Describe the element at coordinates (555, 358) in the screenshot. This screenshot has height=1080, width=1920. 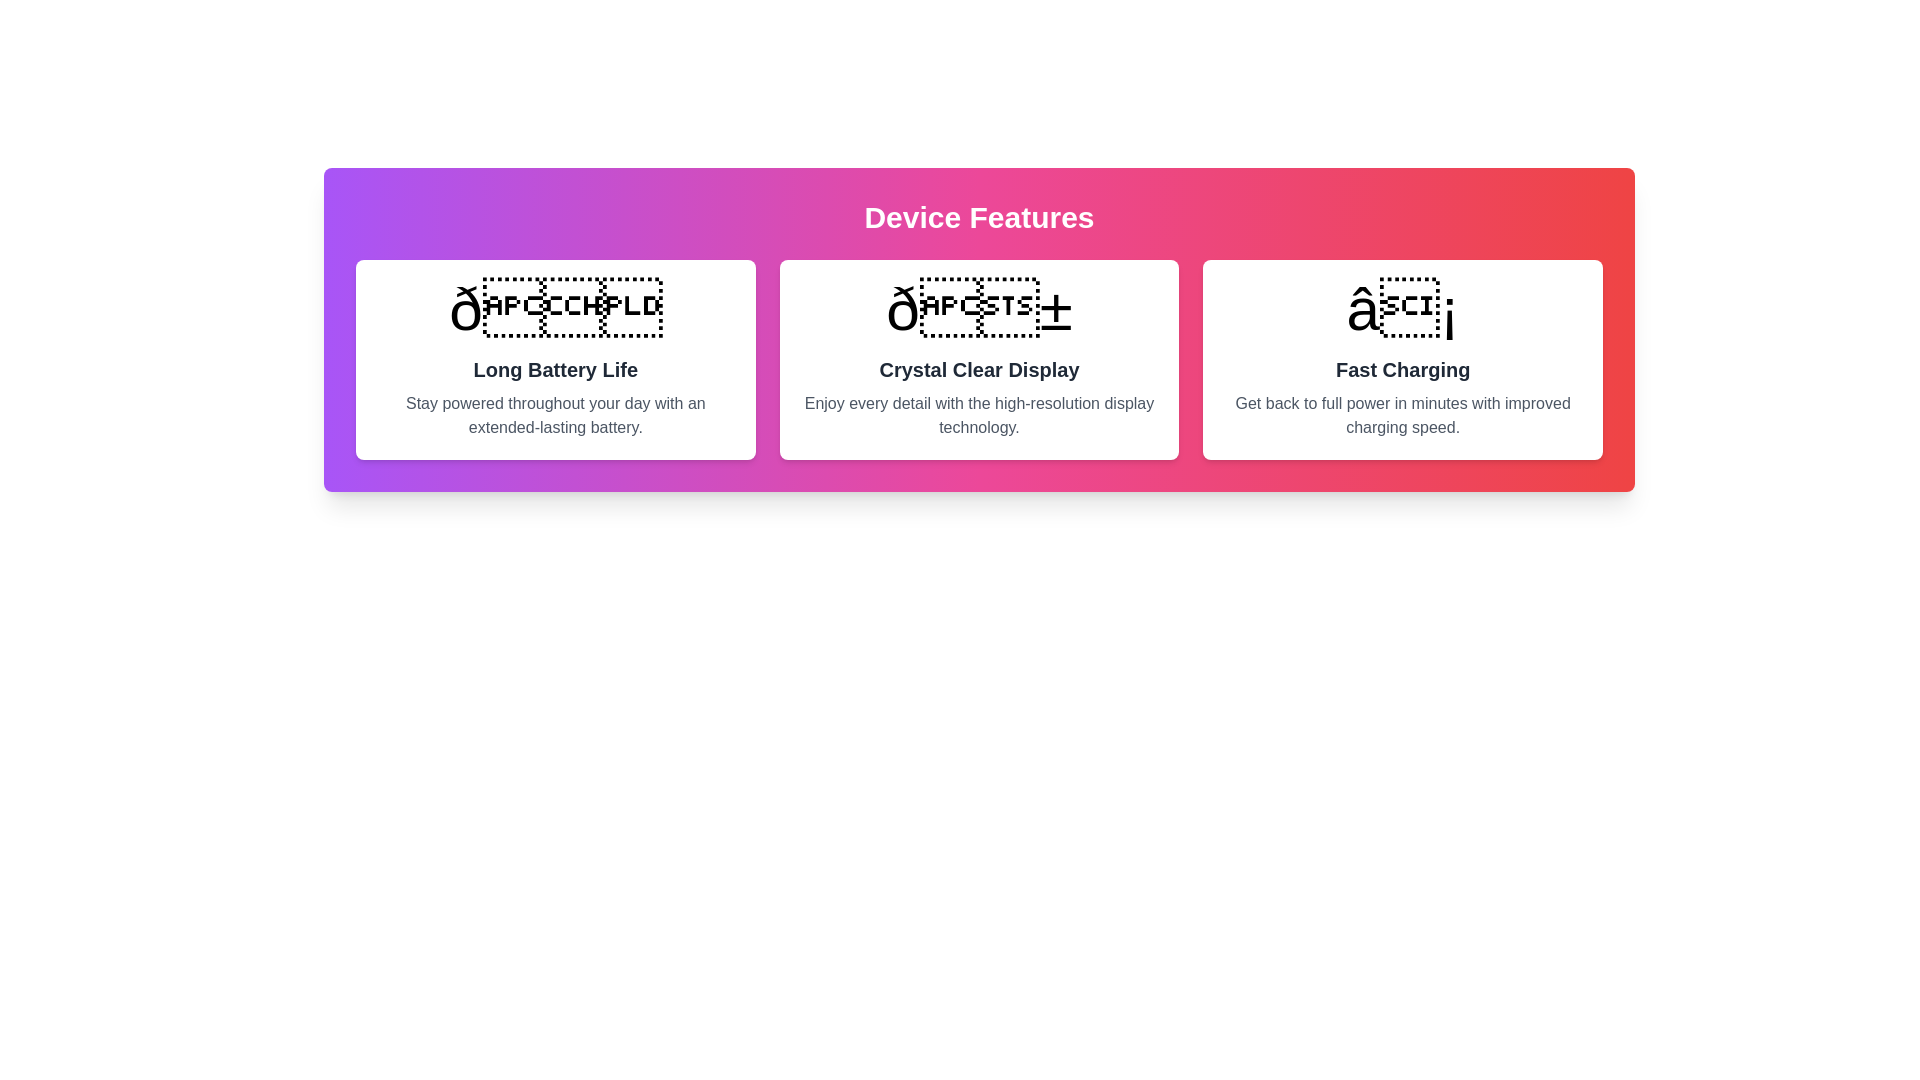
I see `the Informational Card presenting 'Long Battery Life' which is the first card in a row of three in the grid layout` at that location.